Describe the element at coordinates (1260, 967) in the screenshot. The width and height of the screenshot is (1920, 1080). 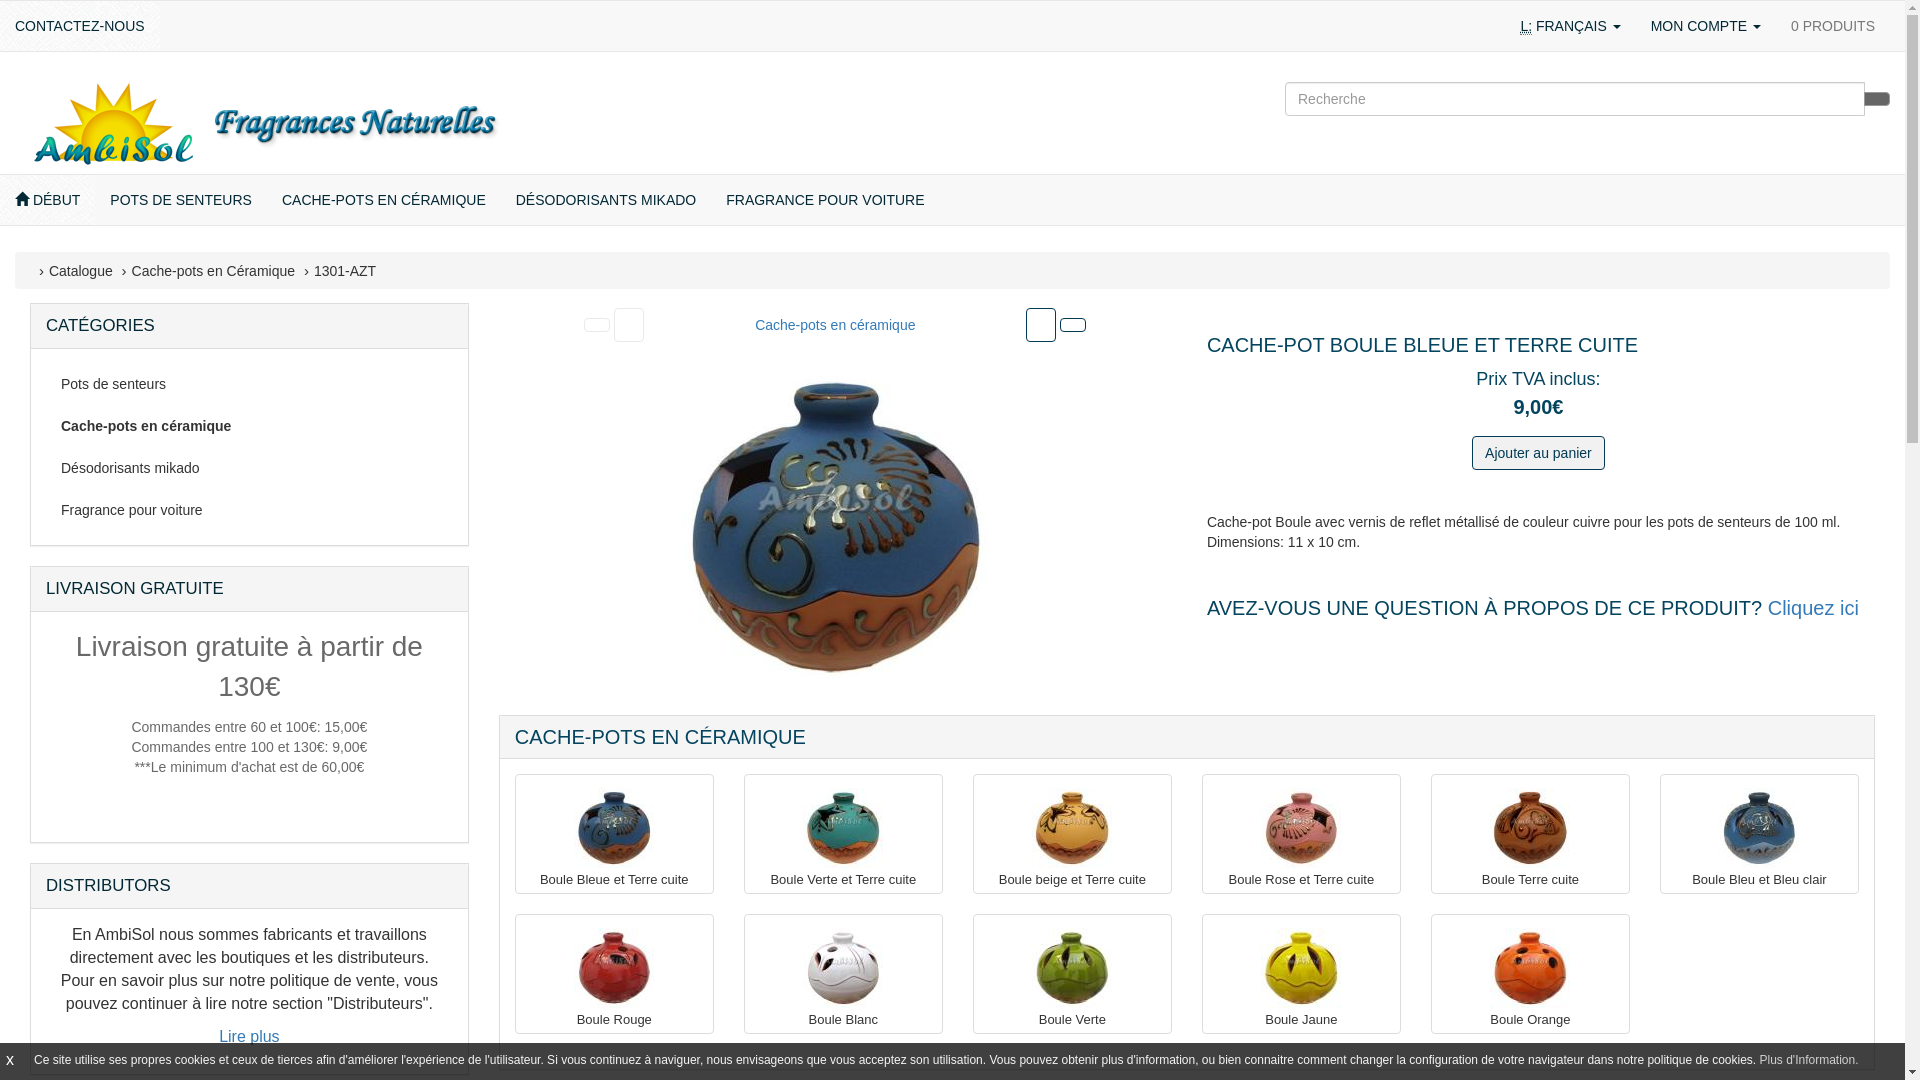
I see `'Boule Jaune'` at that location.